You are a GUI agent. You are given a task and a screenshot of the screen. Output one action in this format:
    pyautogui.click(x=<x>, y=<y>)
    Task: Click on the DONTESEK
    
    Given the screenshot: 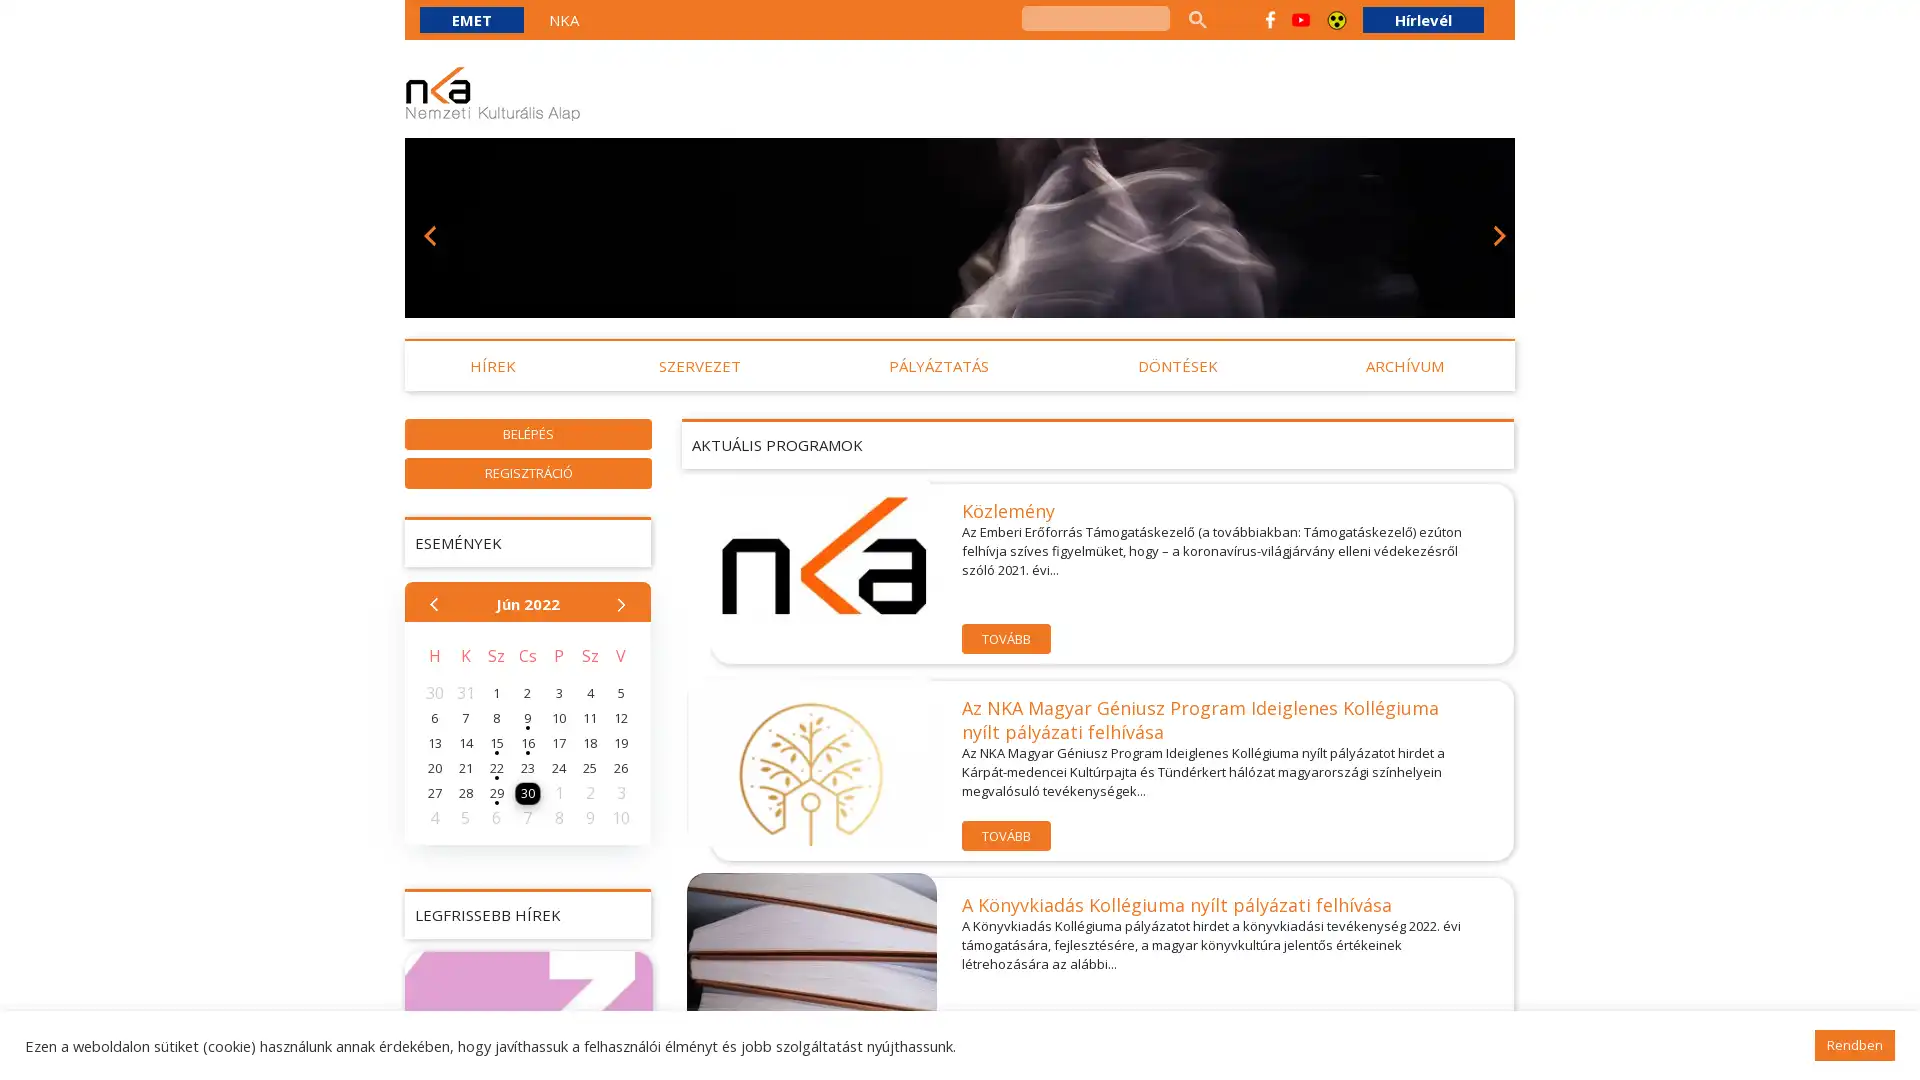 What is the action you would take?
    pyautogui.click(x=1176, y=366)
    